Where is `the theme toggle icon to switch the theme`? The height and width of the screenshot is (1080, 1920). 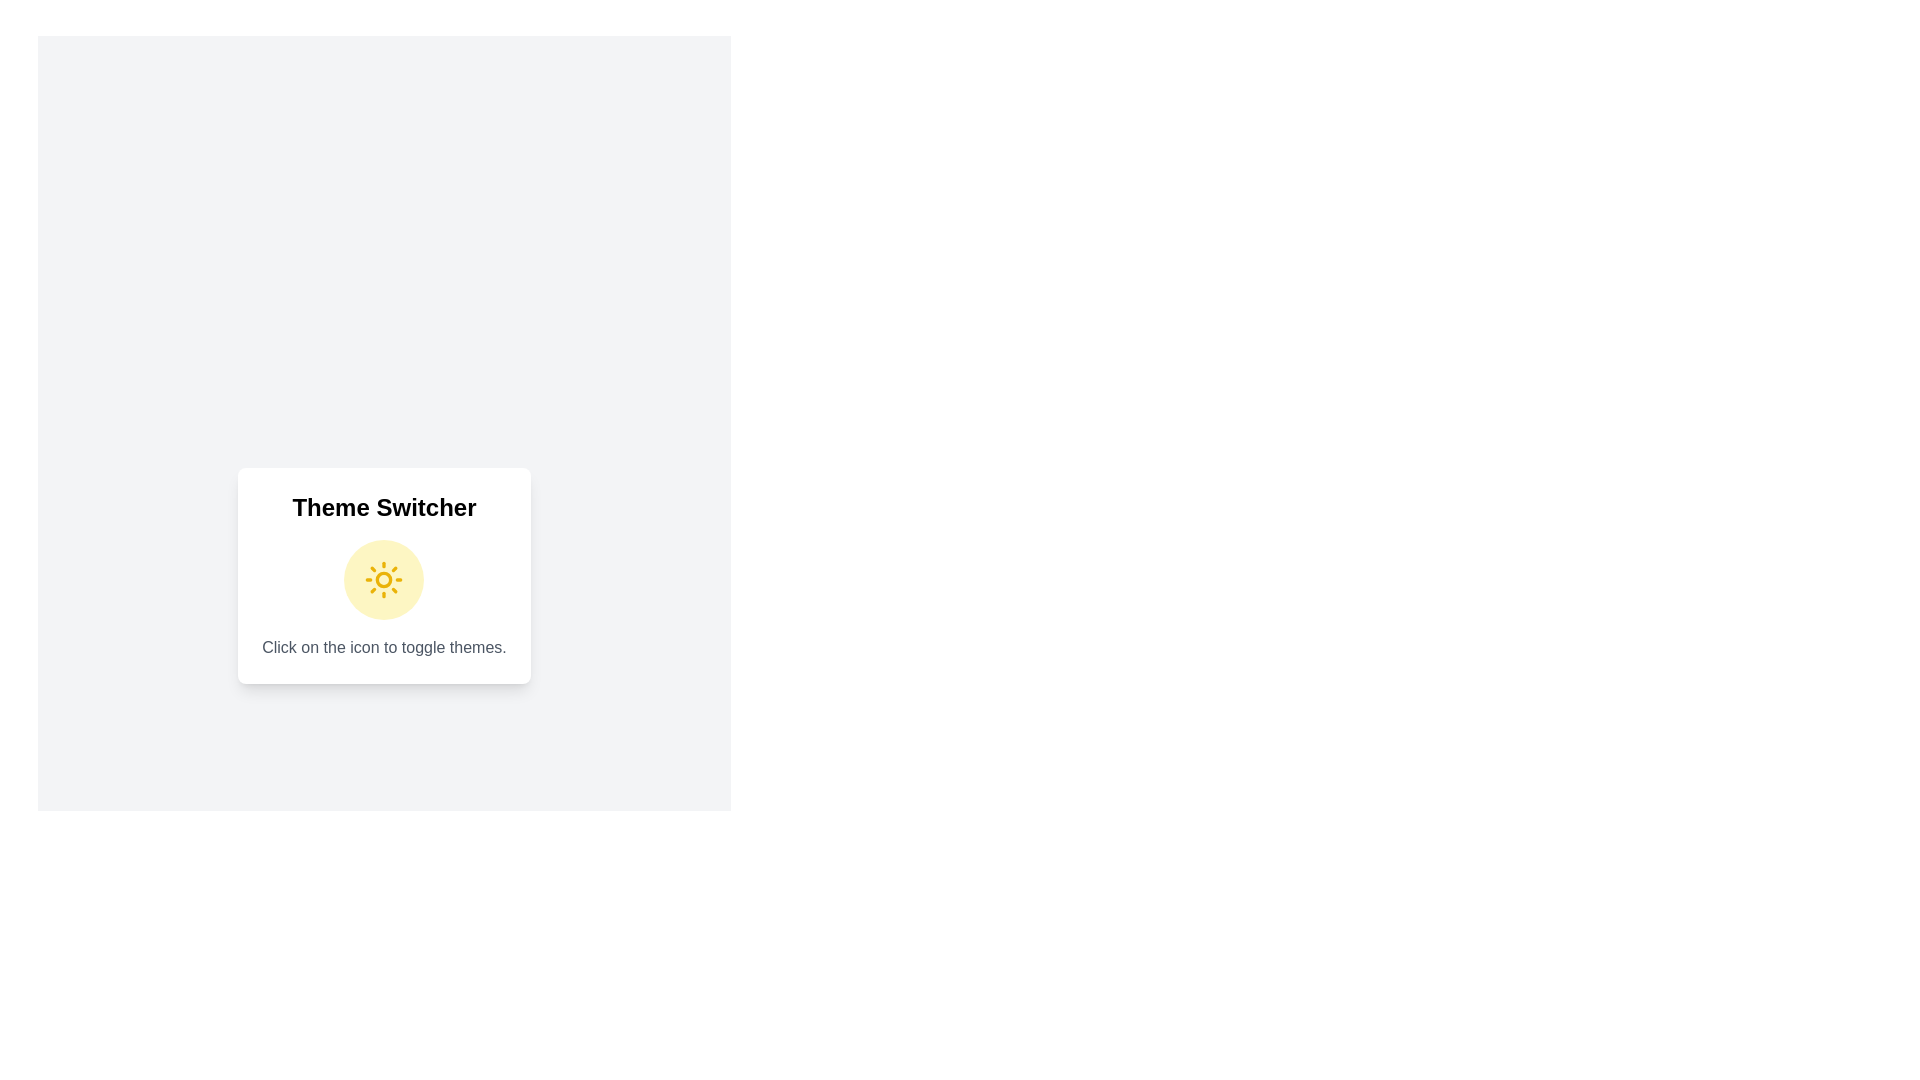 the theme toggle icon to switch the theme is located at coordinates (384, 579).